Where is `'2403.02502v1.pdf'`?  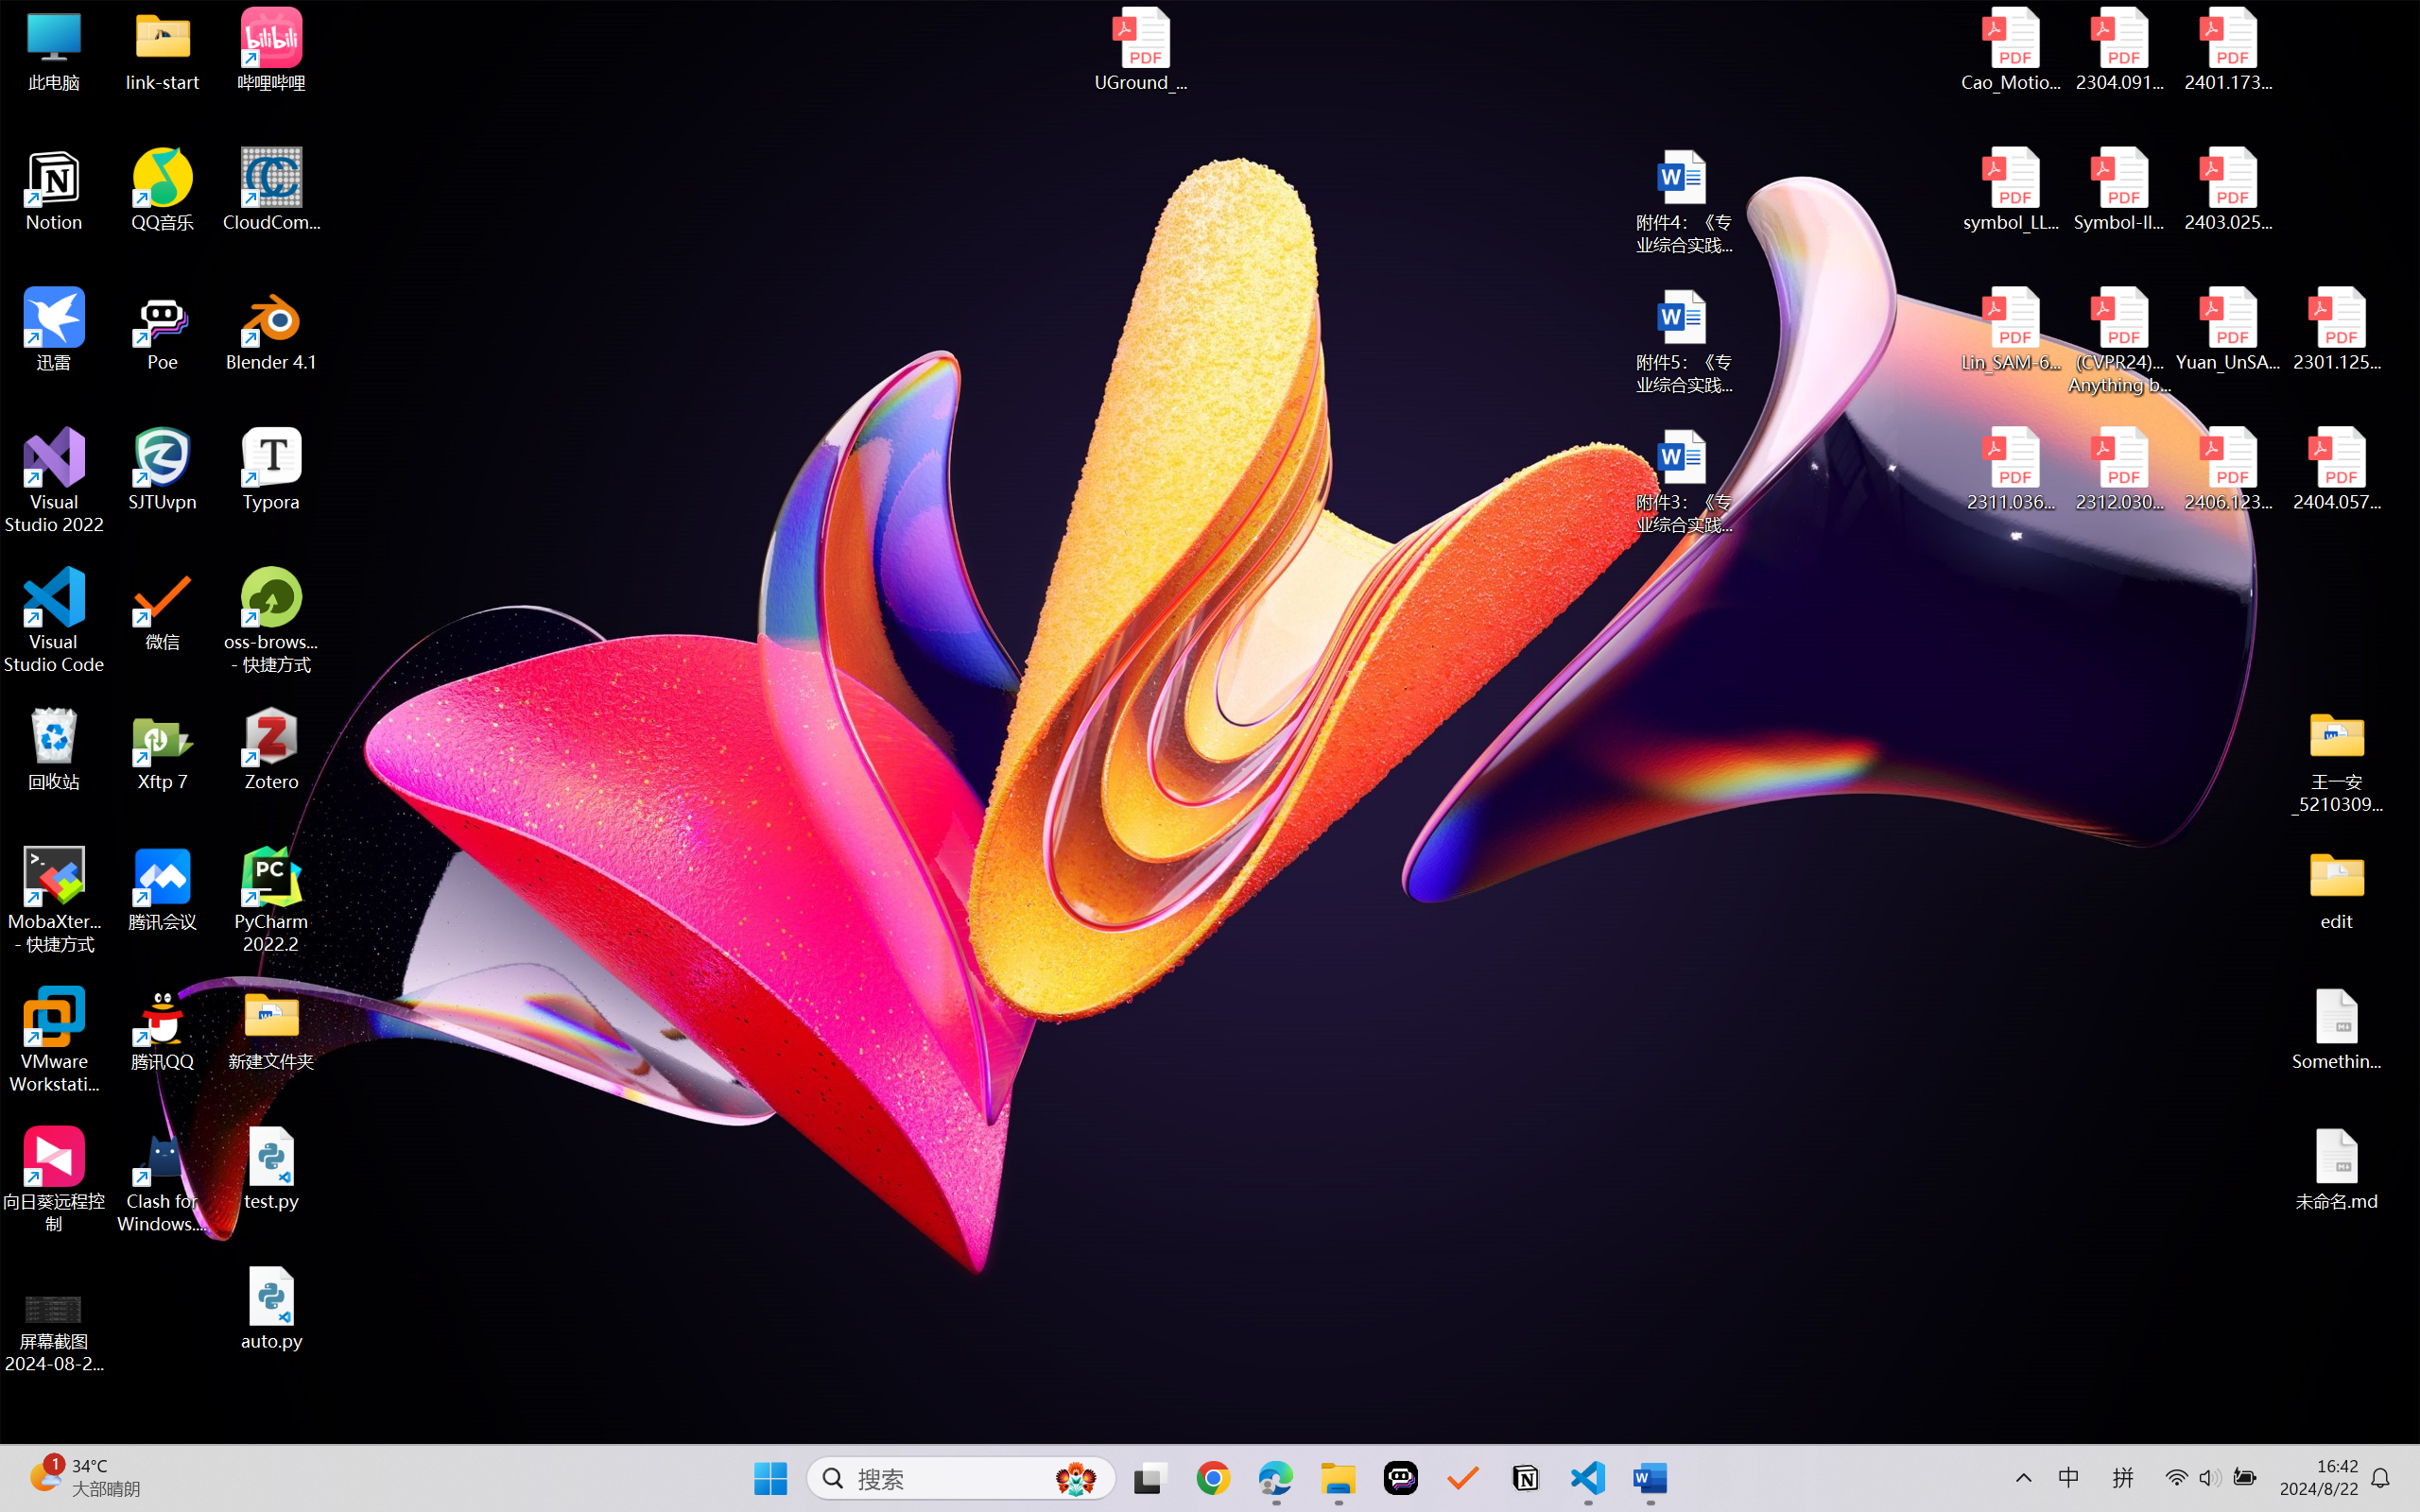 '2403.02502v1.pdf' is located at coordinates (2226, 190).